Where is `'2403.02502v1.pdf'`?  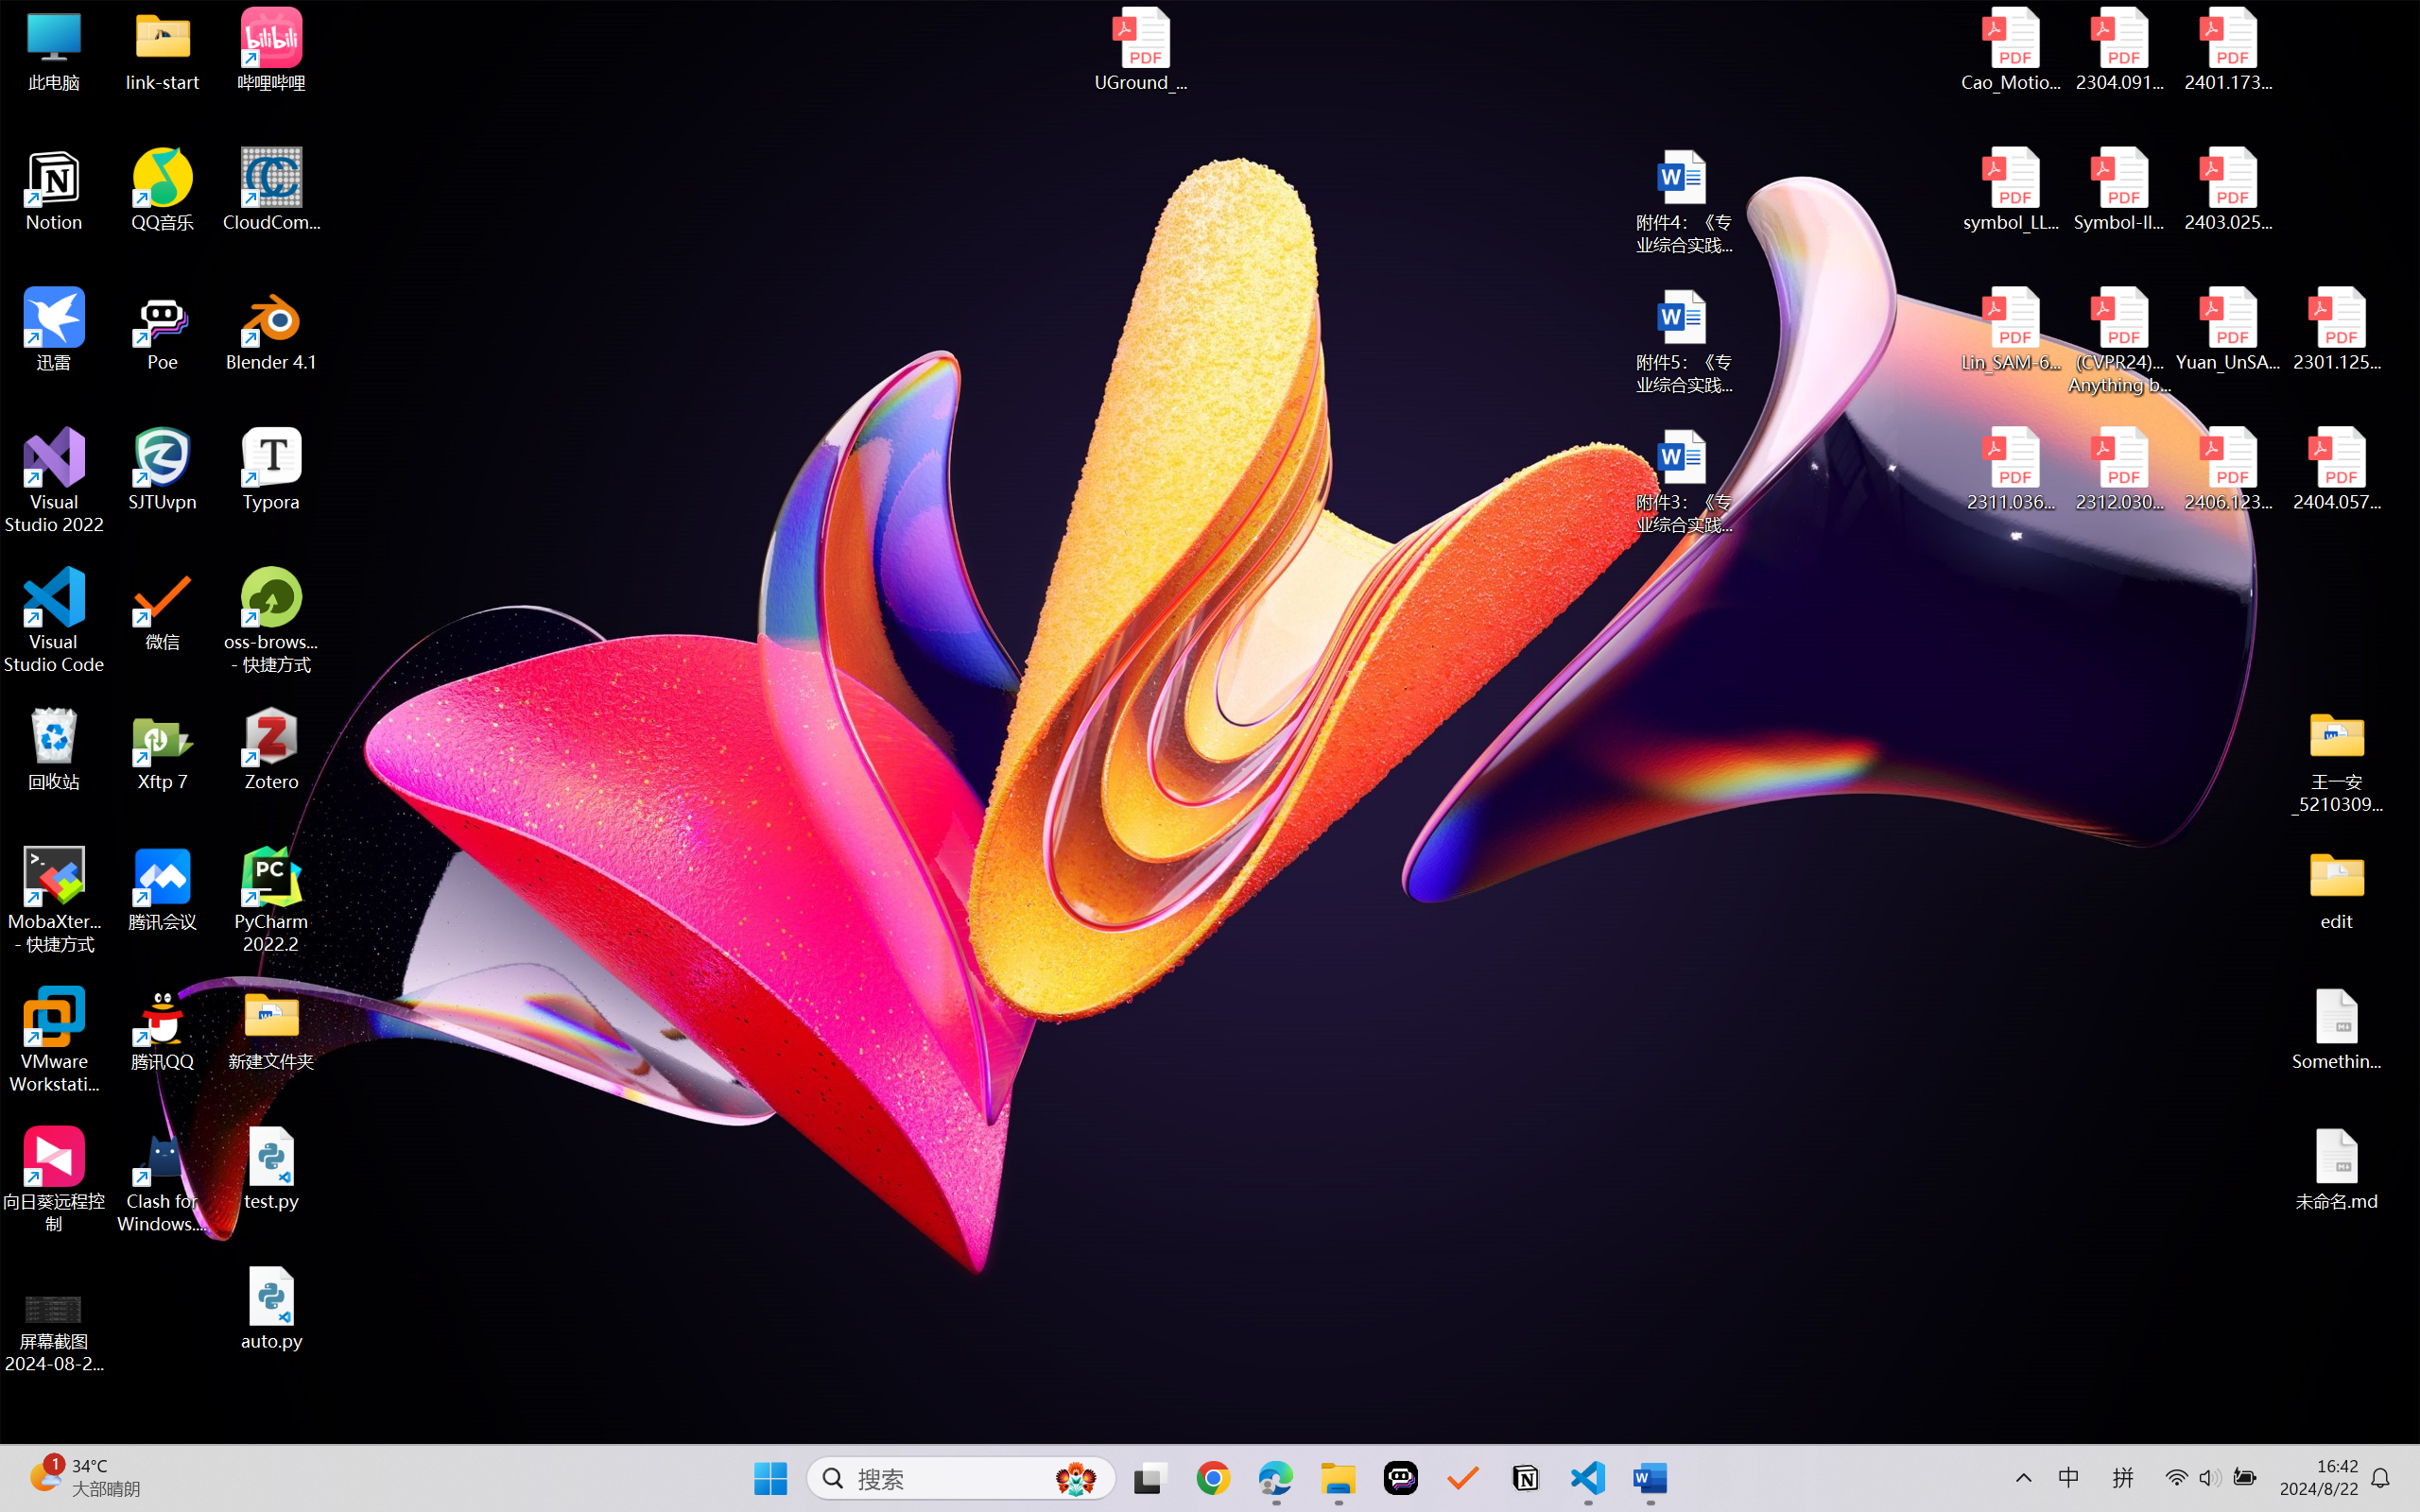 '2403.02502v1.pdf' is located at coordinates (2226, 190).